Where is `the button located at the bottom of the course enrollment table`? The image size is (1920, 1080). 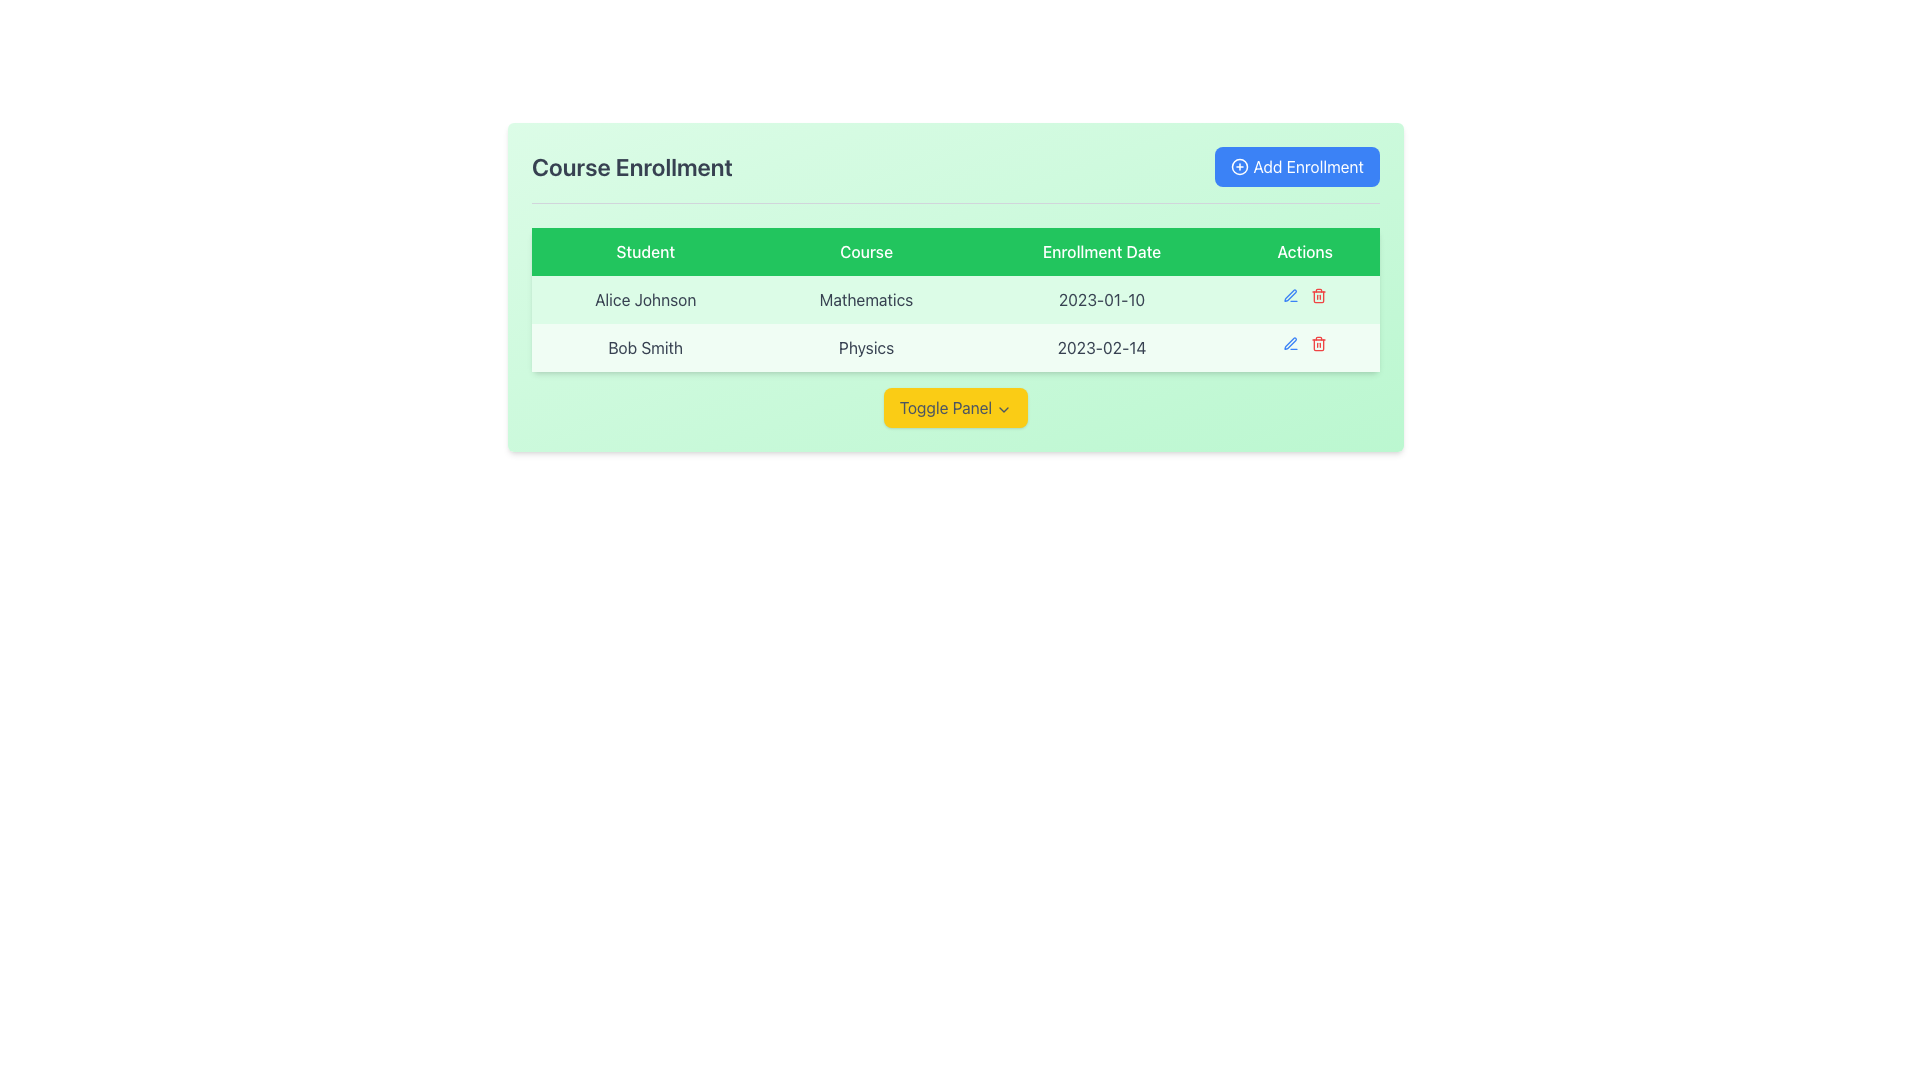
the button located at the bottom of the course enrollment table is located at coordinates (954, 407).